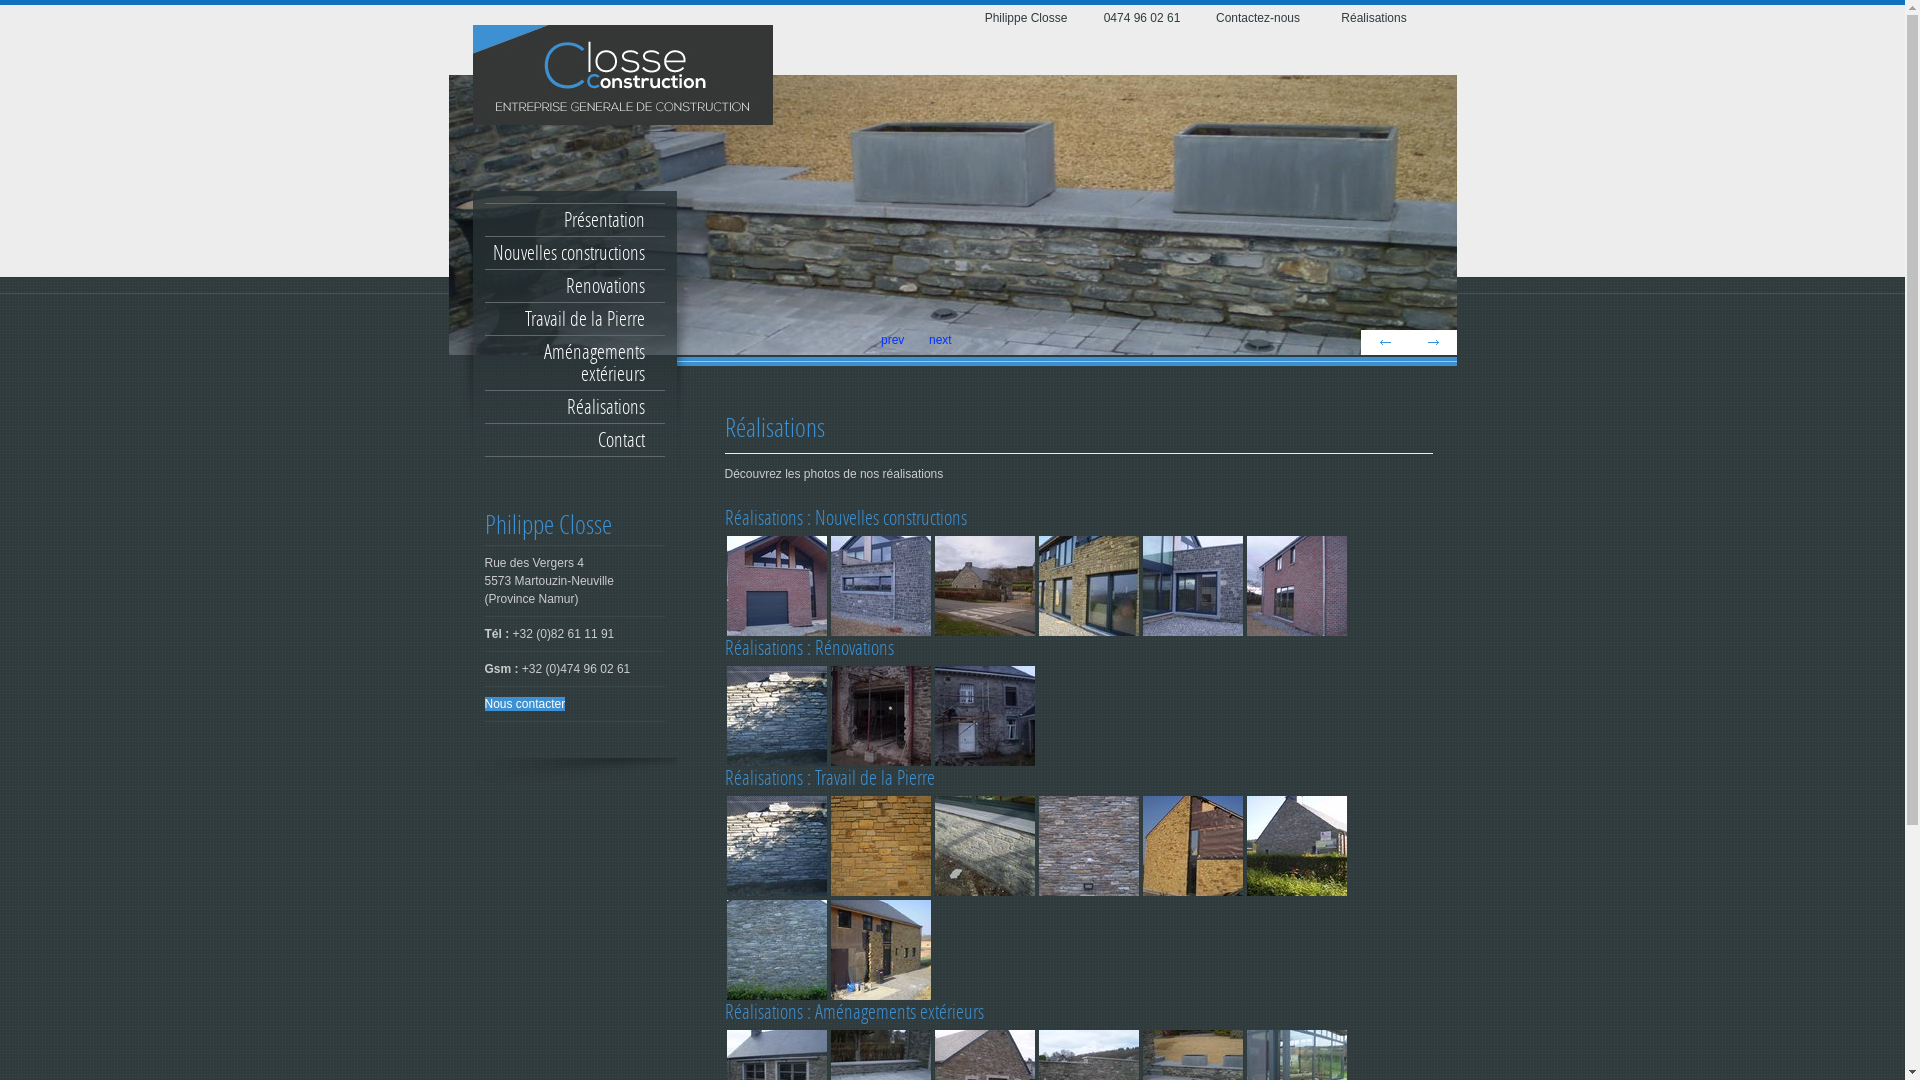 The width and height of the screenshot is (1920, 1080). I want to click on 'OLYMPUS DIGITAL CAMERA         ', so click(775, 948).